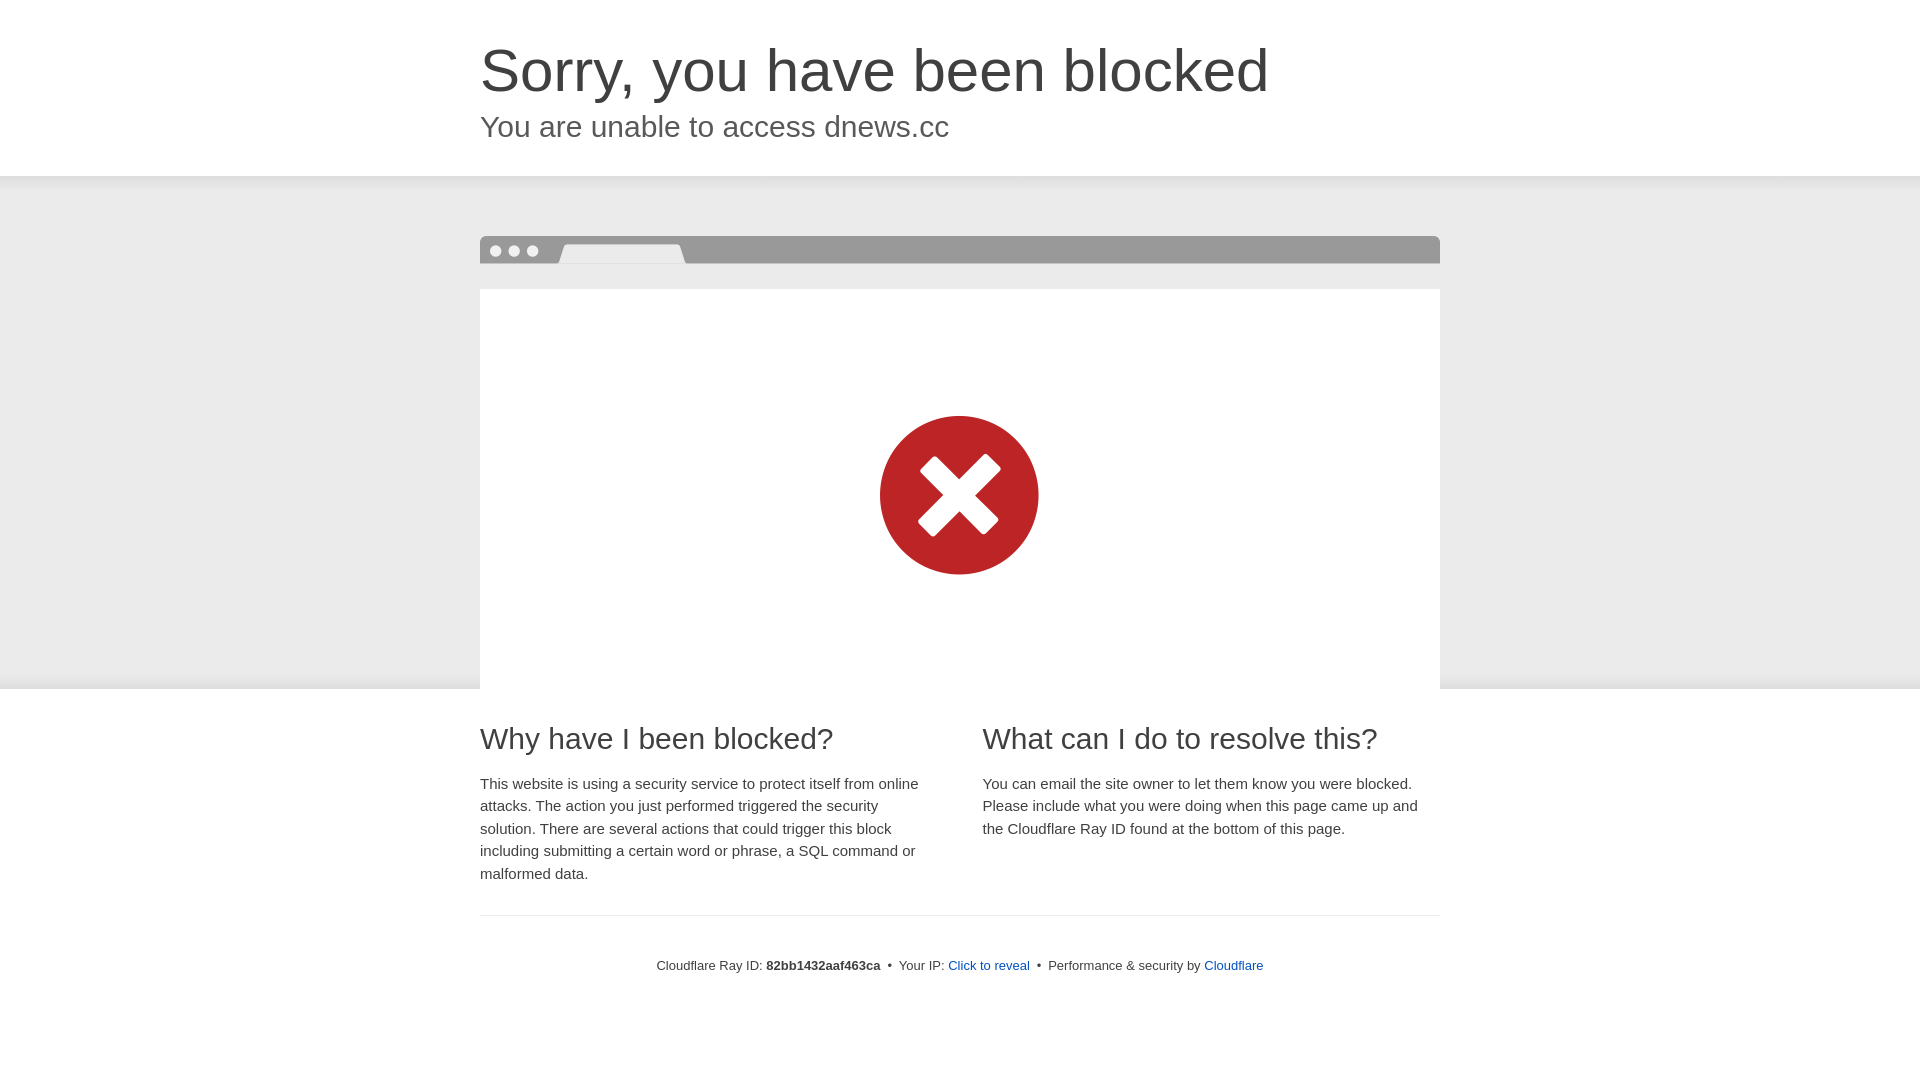 This screenshot has height=1080, width=1920. Describe the element at coordinates (1232, 964) in the screenshot. I see `'Cloudflare'` at that location.